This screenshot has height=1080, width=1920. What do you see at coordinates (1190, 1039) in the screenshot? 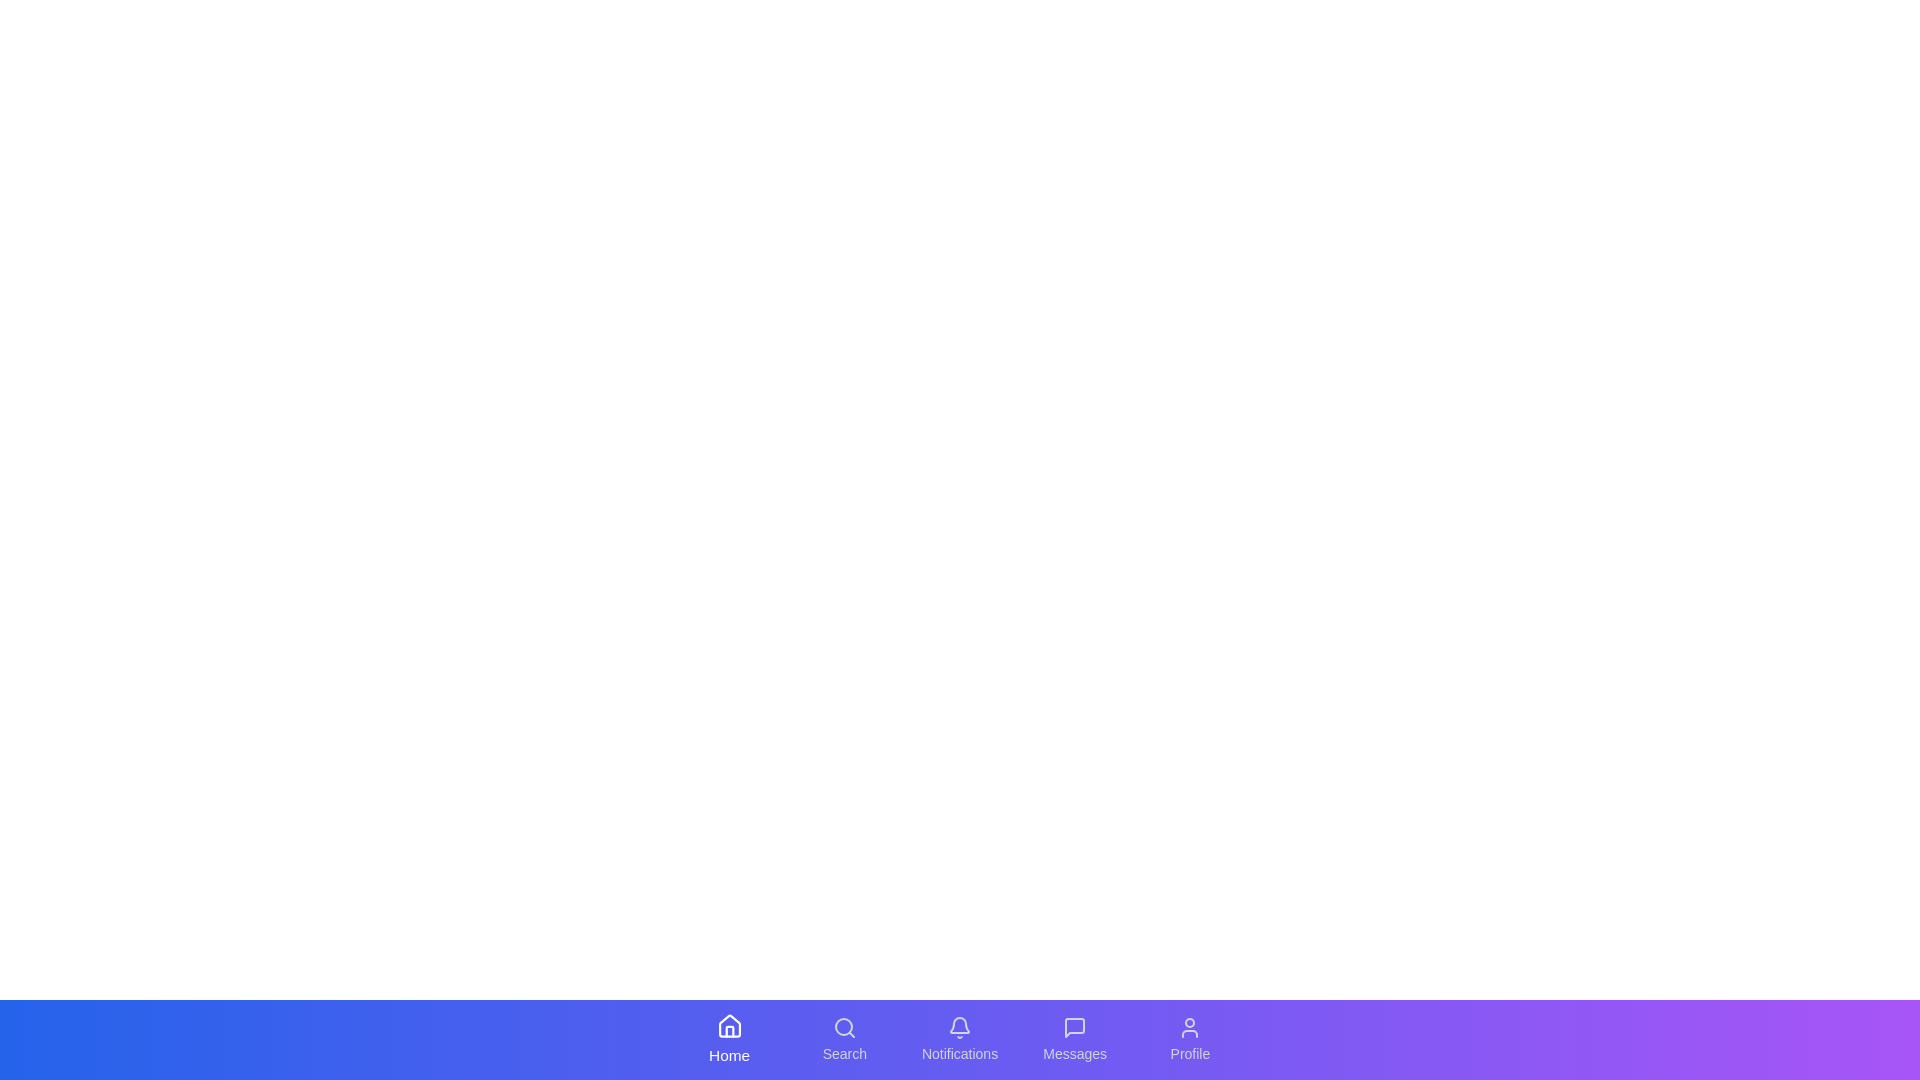
I see `the Profile tab to inspect its details` at bounding box center [1190, 1039].